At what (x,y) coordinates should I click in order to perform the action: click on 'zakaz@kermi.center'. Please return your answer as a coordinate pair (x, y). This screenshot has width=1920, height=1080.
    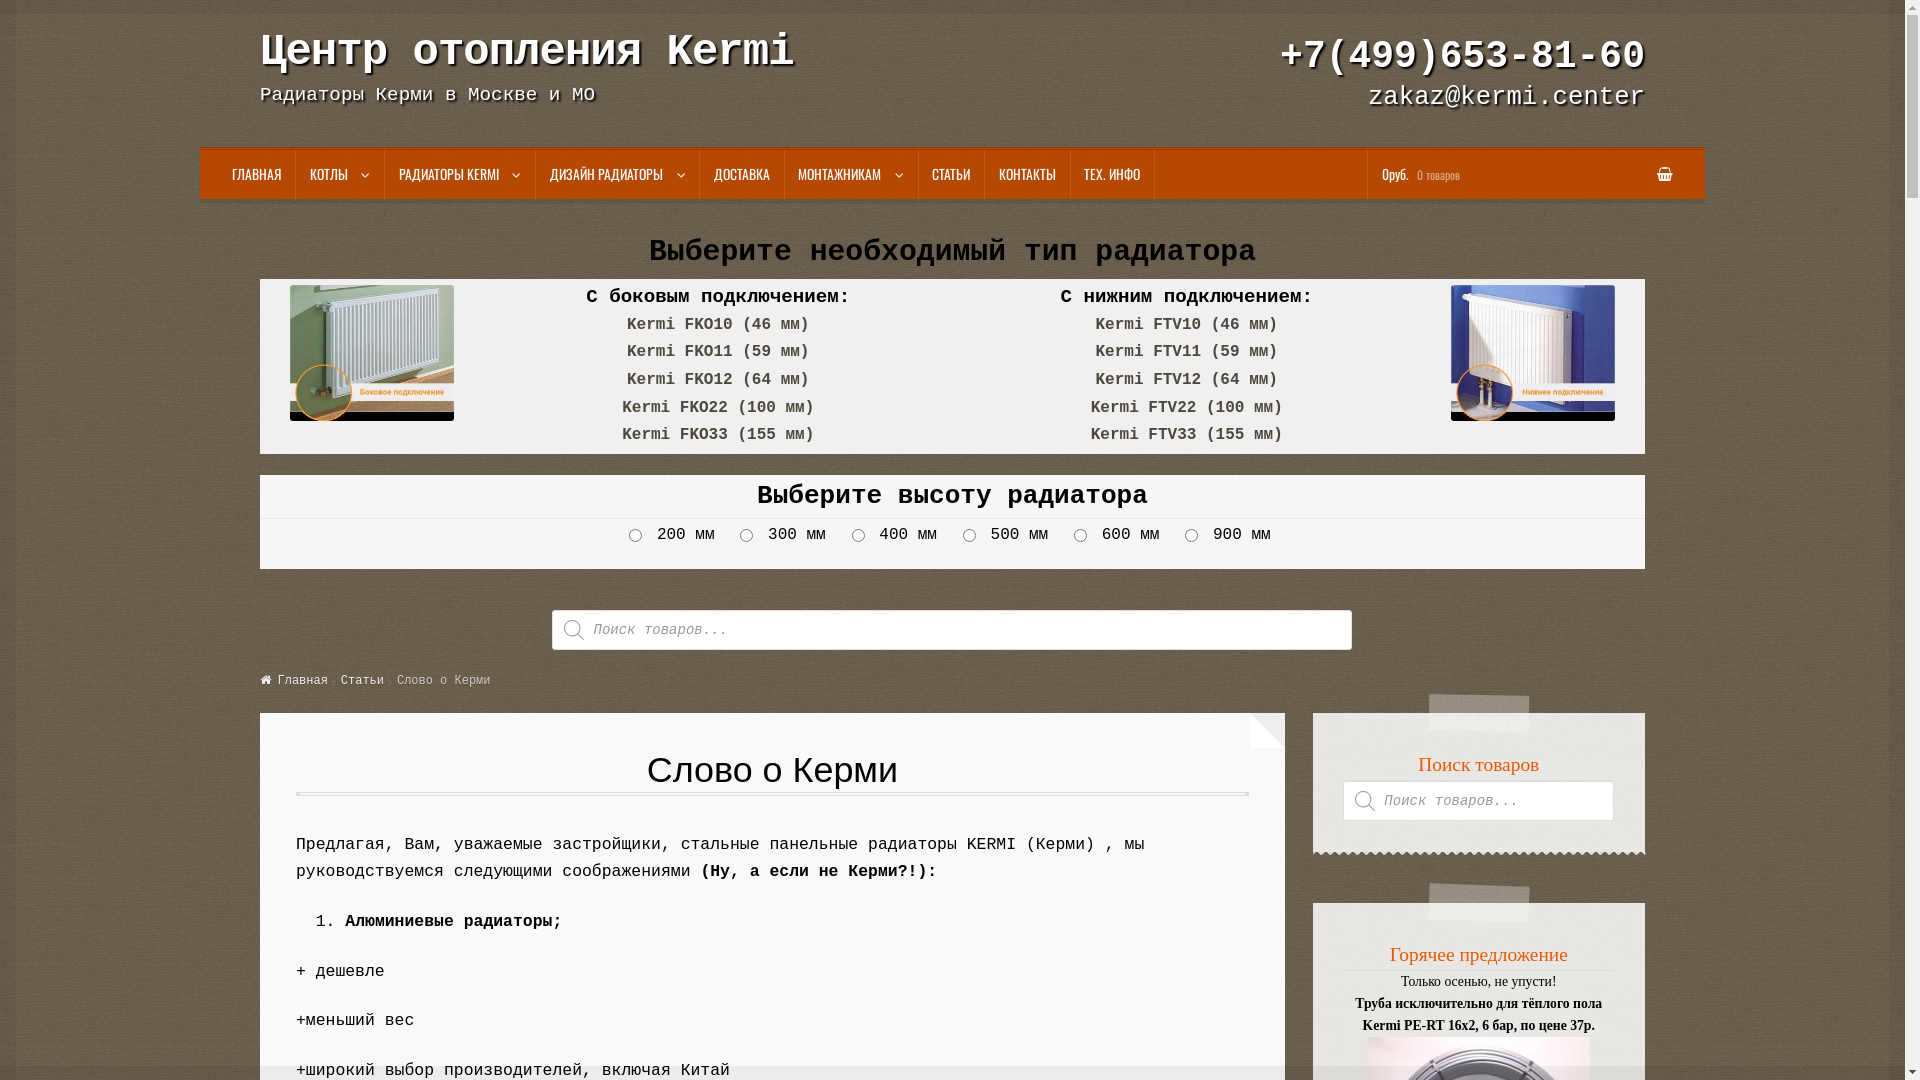
    Looking at the image, I should click on (1506, 97).